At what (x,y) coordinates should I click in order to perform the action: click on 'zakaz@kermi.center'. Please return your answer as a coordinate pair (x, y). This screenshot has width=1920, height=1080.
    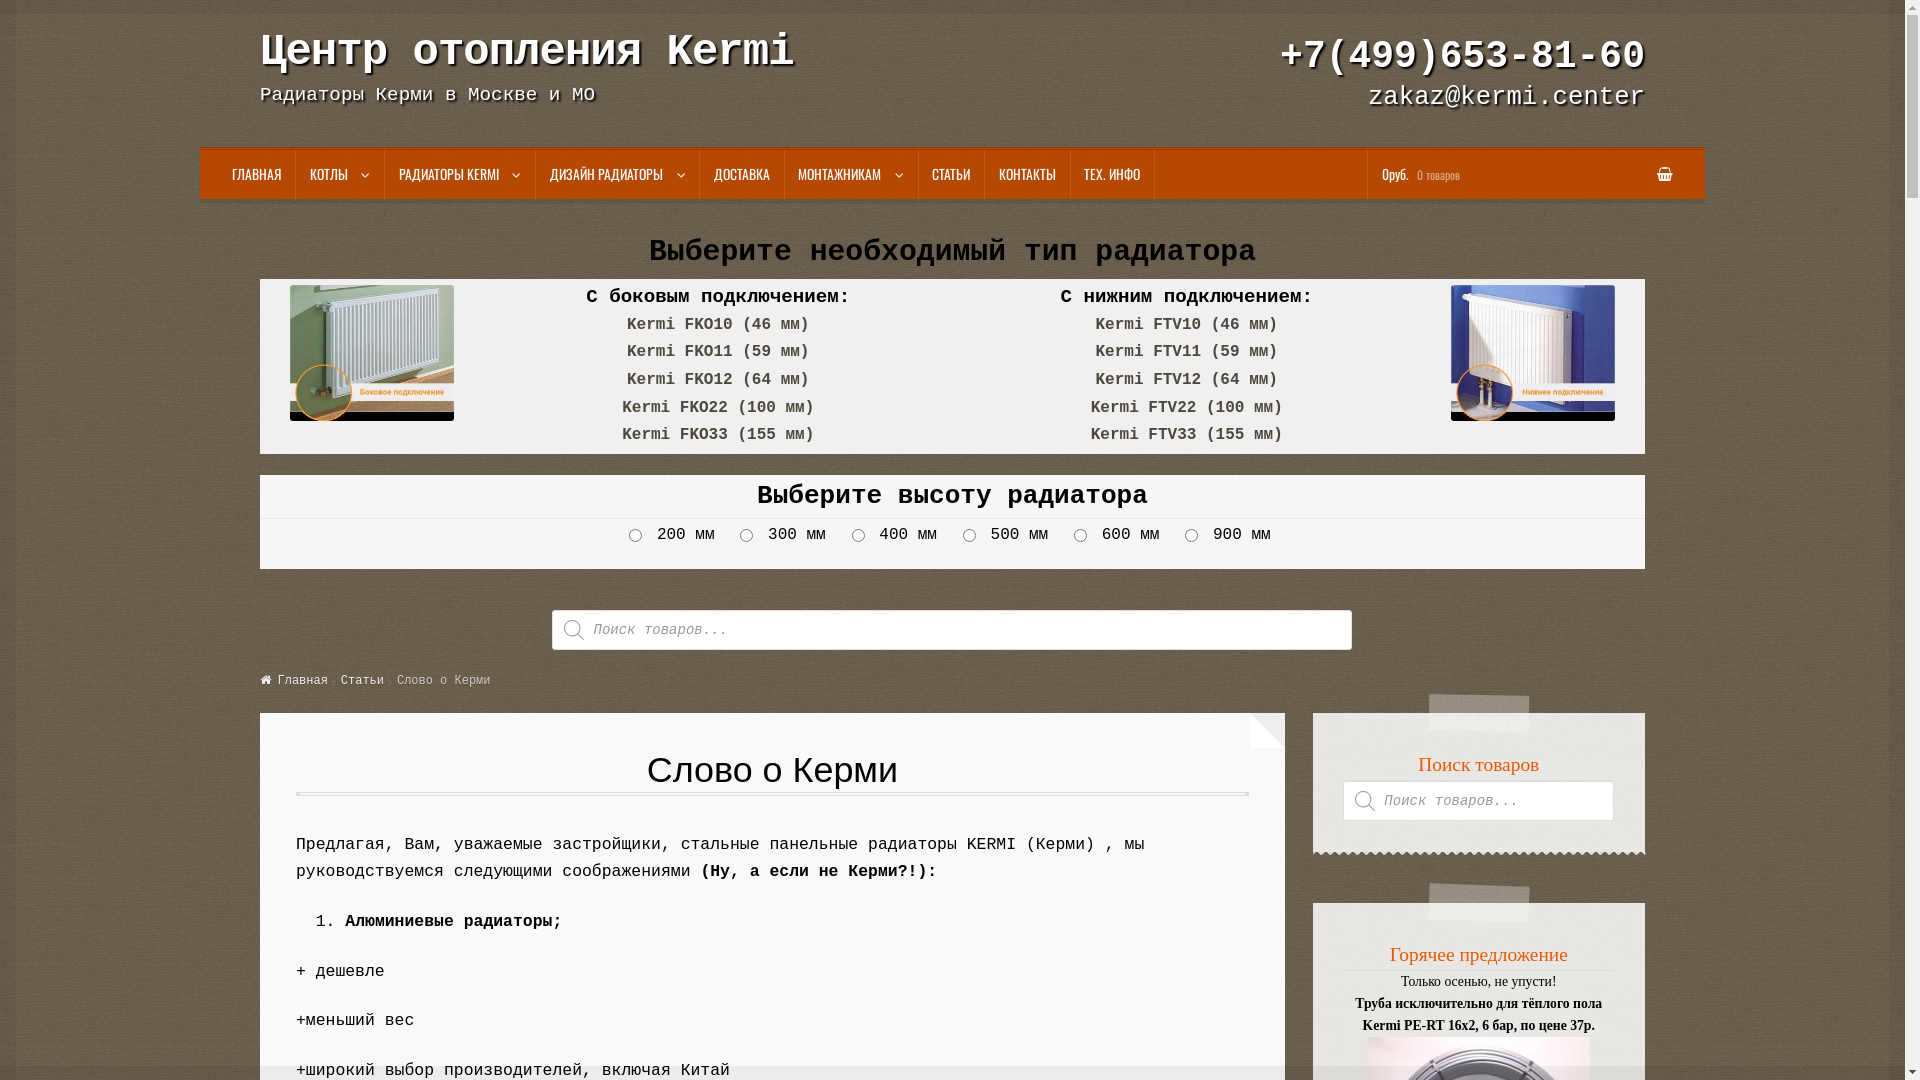
    Looking at the image, I should click on (1506, 97).